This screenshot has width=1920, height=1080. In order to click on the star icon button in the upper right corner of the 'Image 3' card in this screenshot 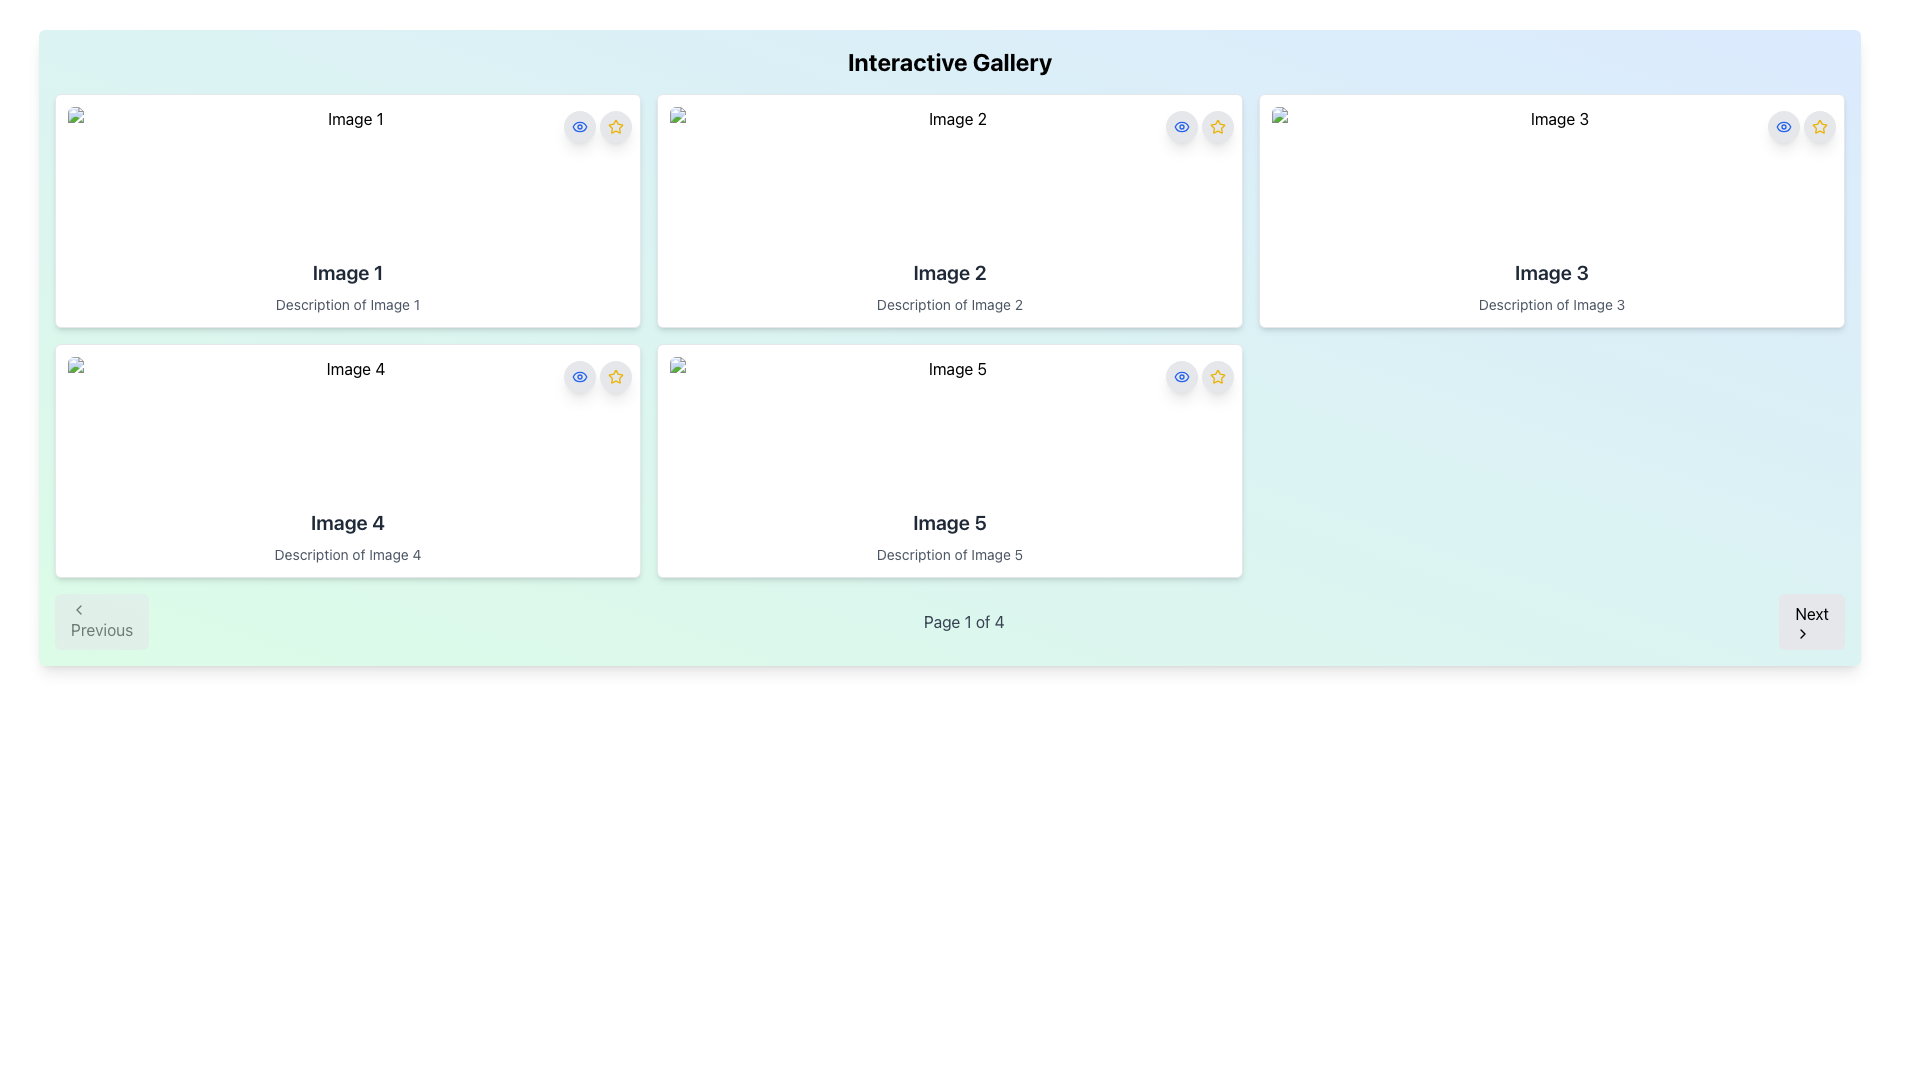, I will do `click(1819, 126)`.